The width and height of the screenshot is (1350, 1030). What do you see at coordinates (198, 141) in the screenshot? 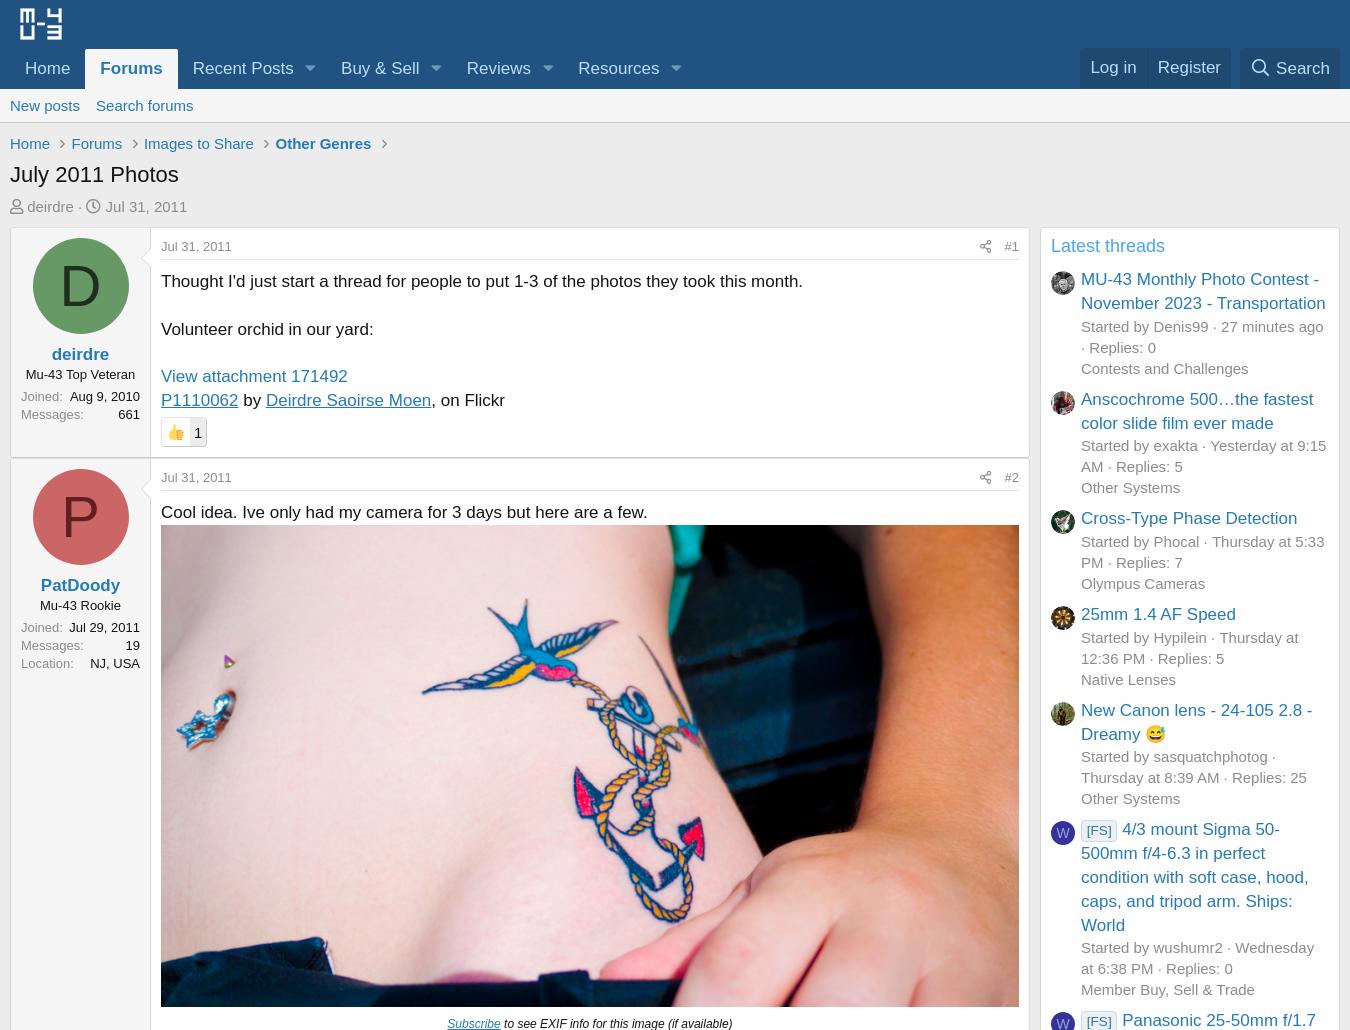
I see `'Images to Share'` at bounding box center [198, 141].